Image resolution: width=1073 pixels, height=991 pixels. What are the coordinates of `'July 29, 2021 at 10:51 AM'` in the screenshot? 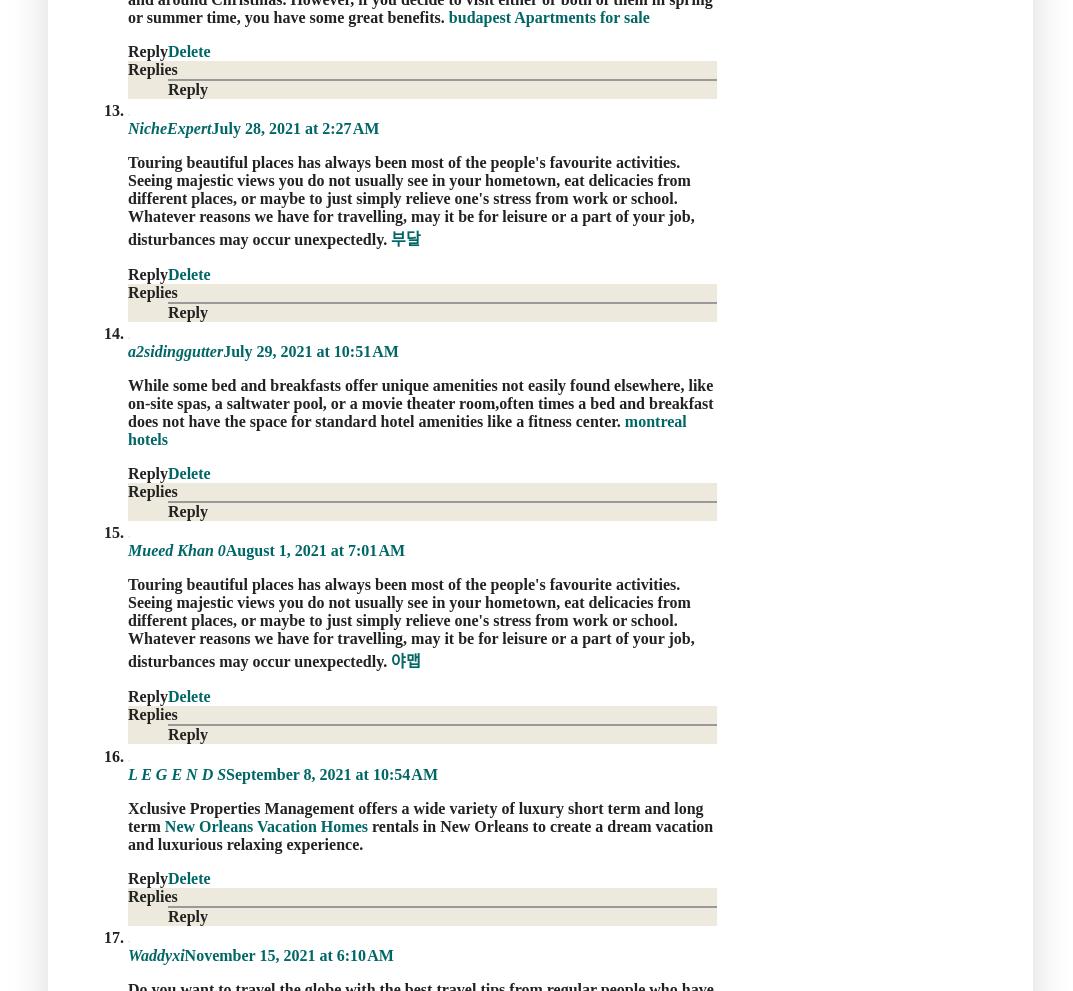 It's located at (222, 351).